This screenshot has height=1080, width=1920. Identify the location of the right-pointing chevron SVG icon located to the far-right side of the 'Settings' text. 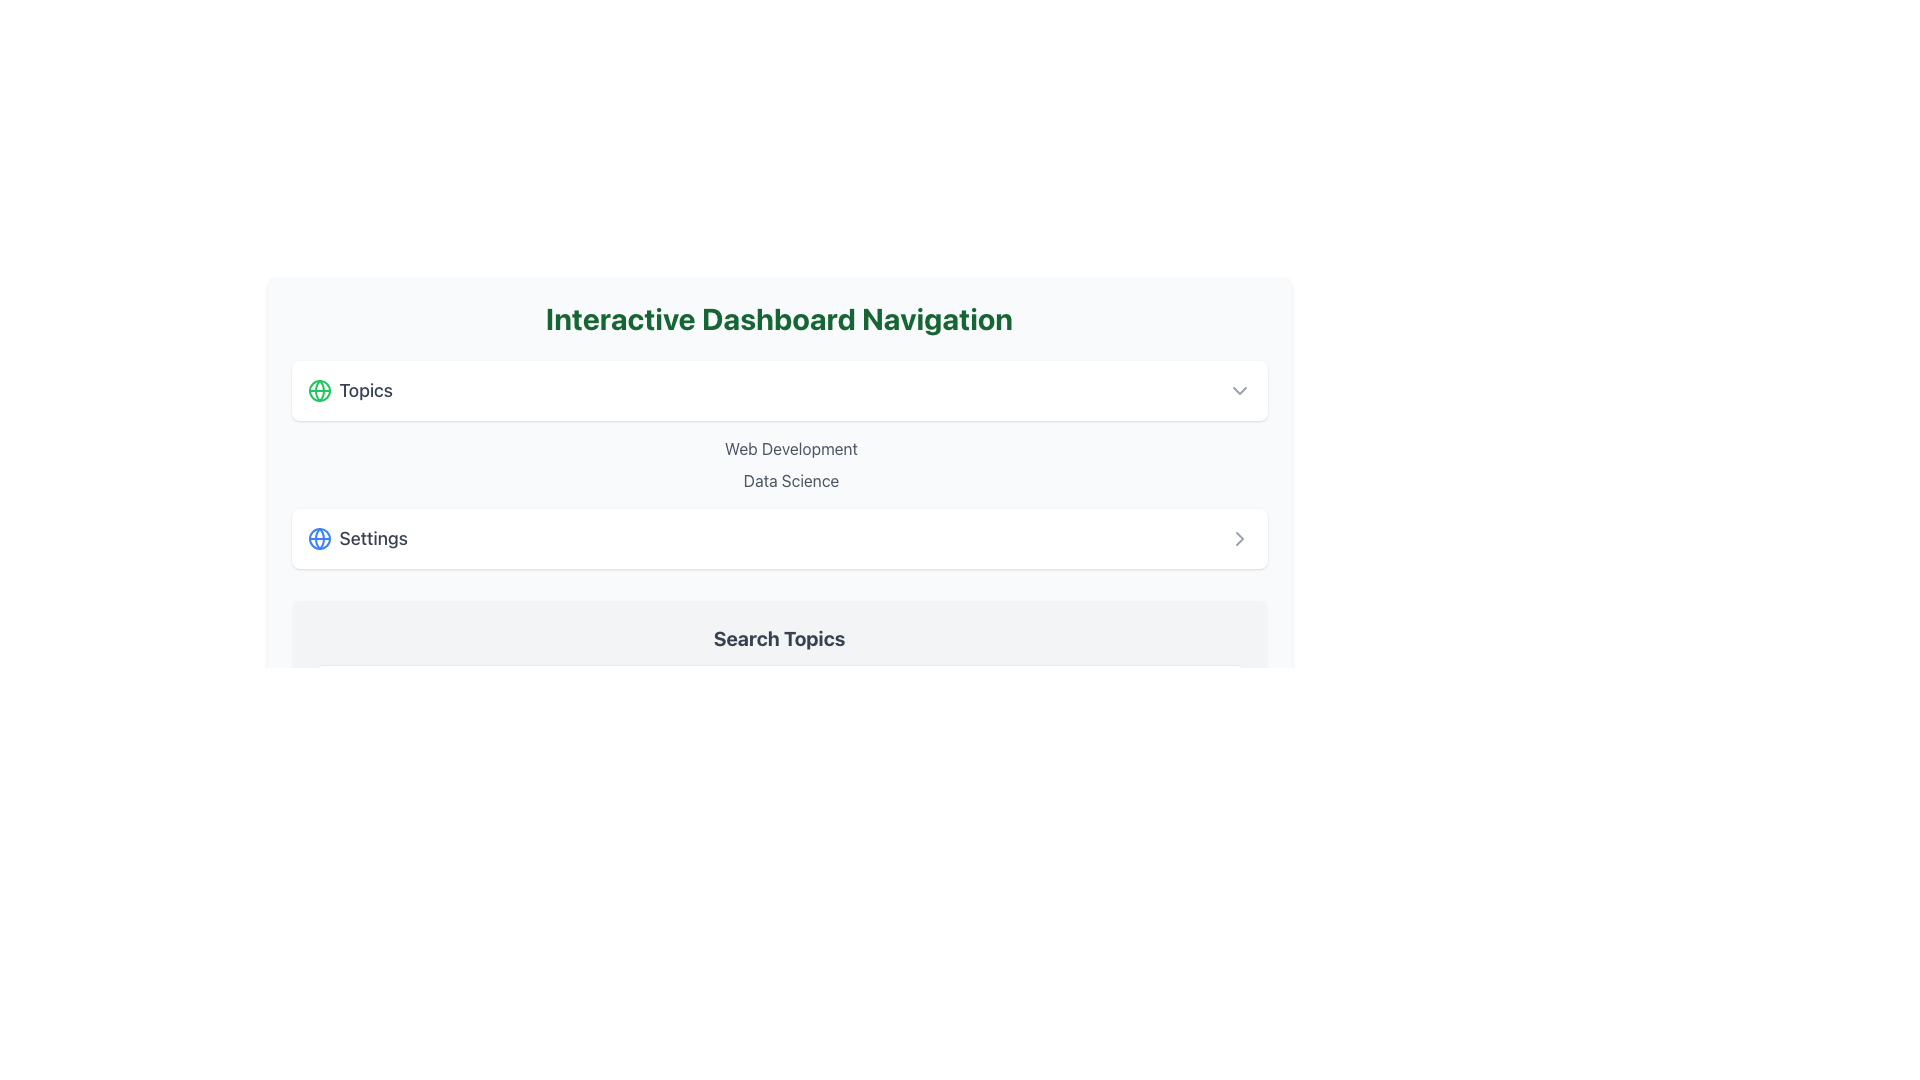
(1238, 538).